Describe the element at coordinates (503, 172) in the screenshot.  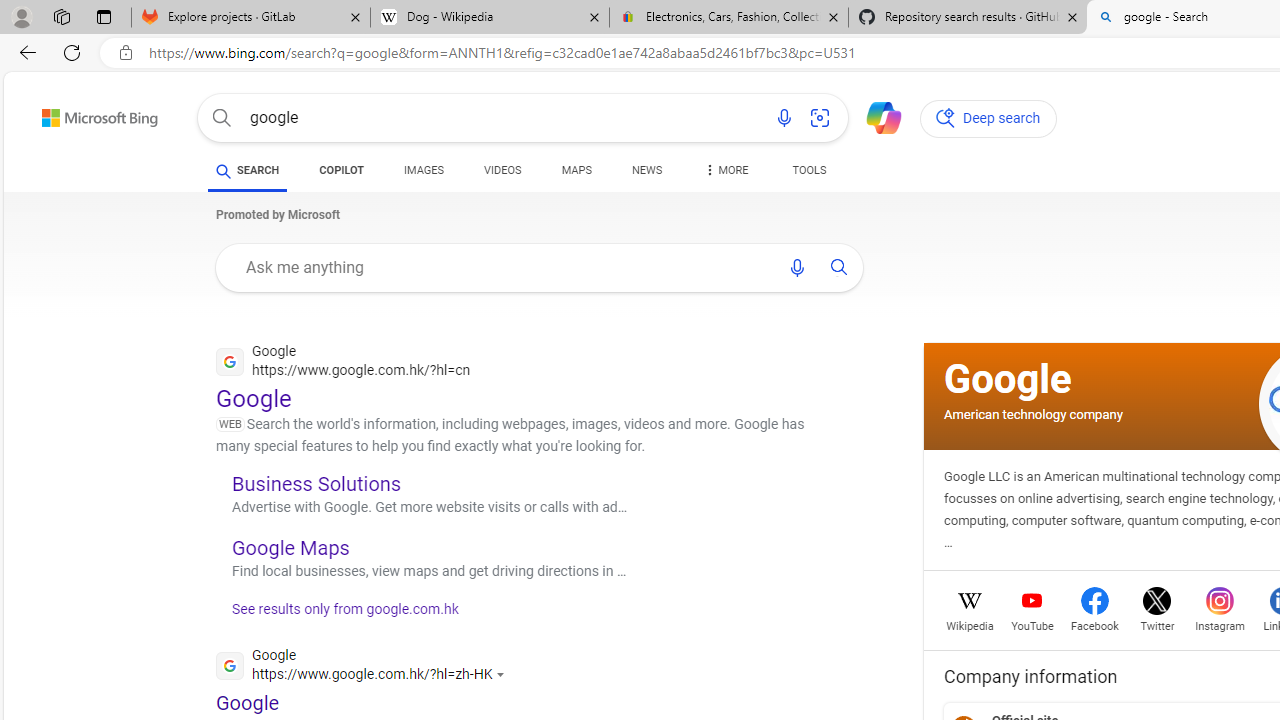
I see `'VIDEOS'` at that location.